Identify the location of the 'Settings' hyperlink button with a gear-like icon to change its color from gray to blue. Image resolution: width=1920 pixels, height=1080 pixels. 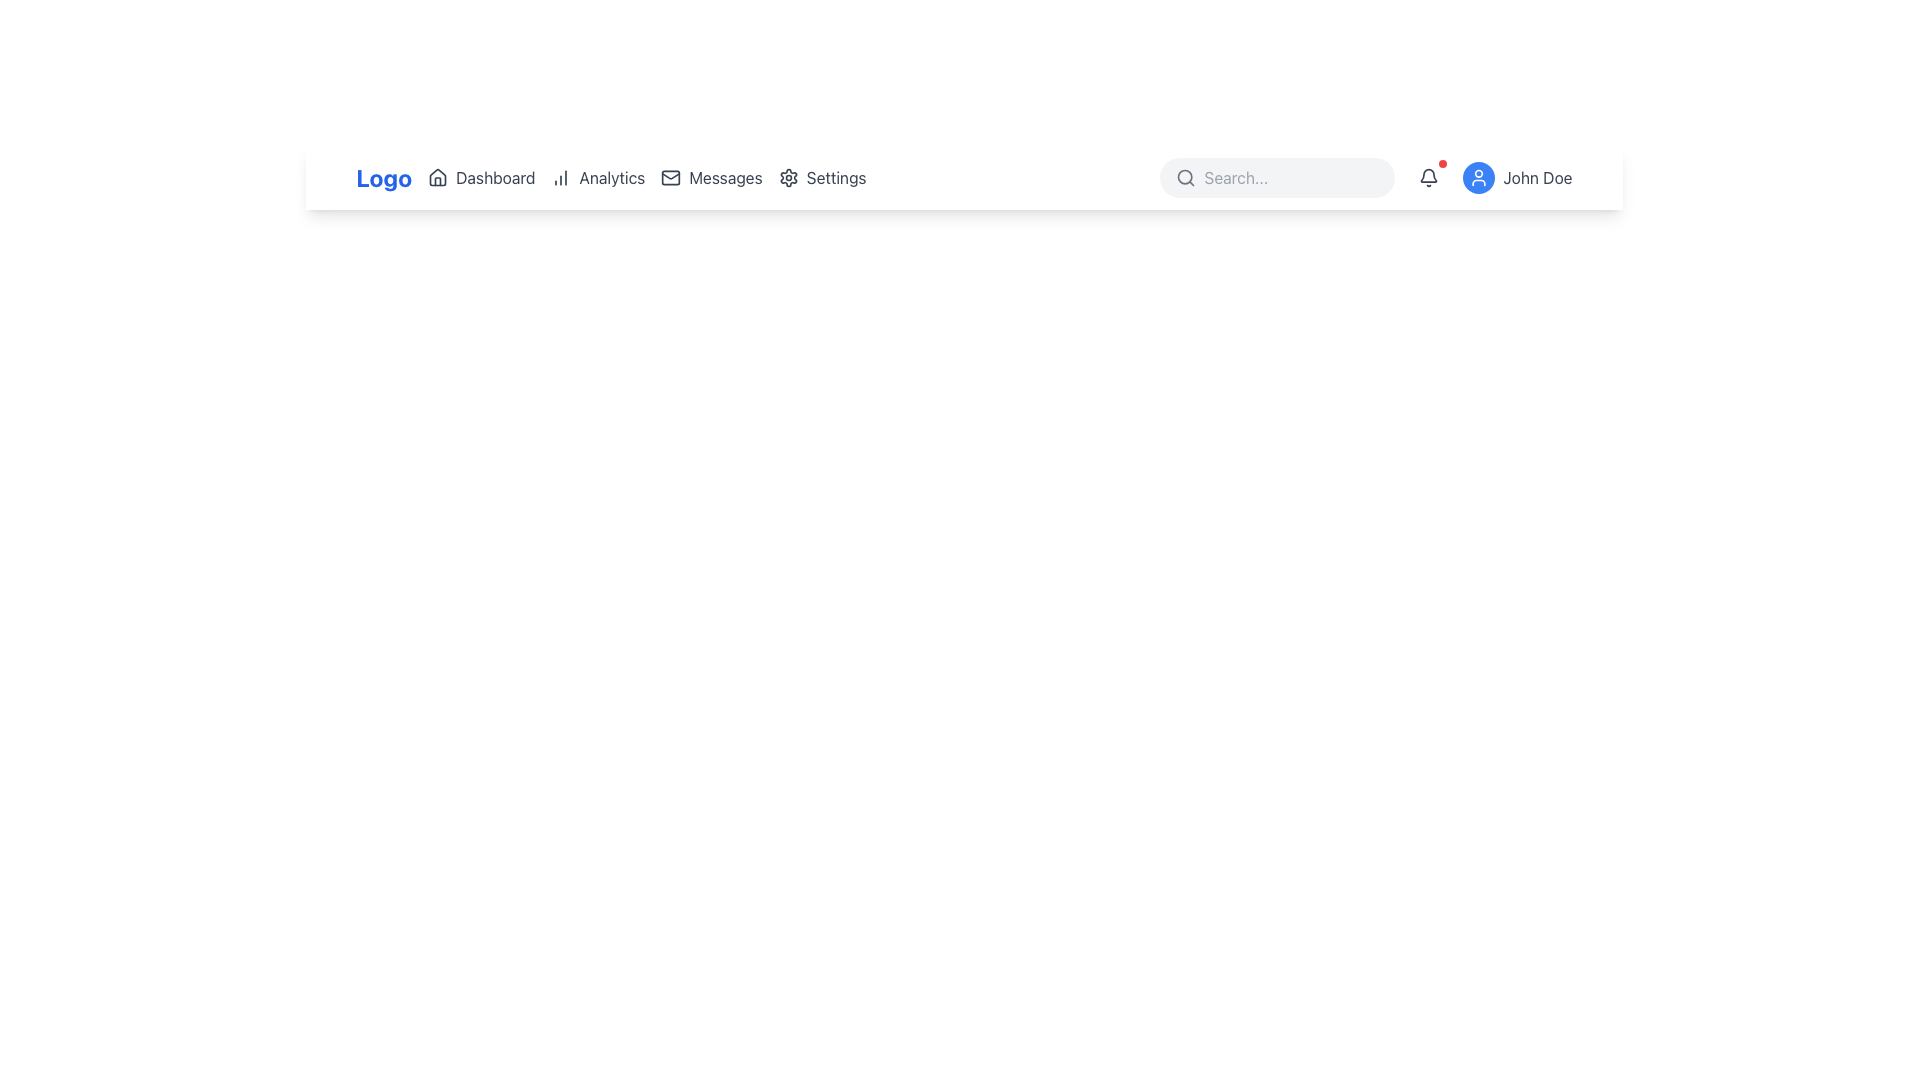
(822, 176).